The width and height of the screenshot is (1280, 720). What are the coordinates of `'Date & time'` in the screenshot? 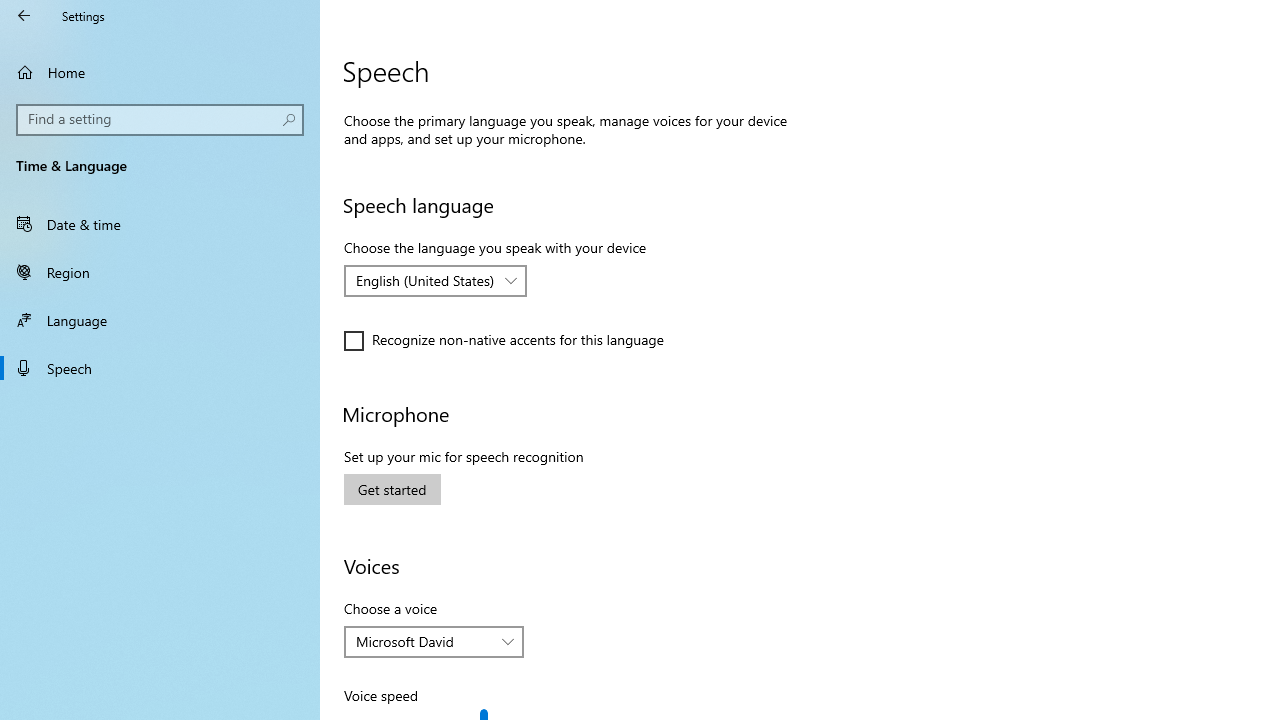 It's located at (160, 223).